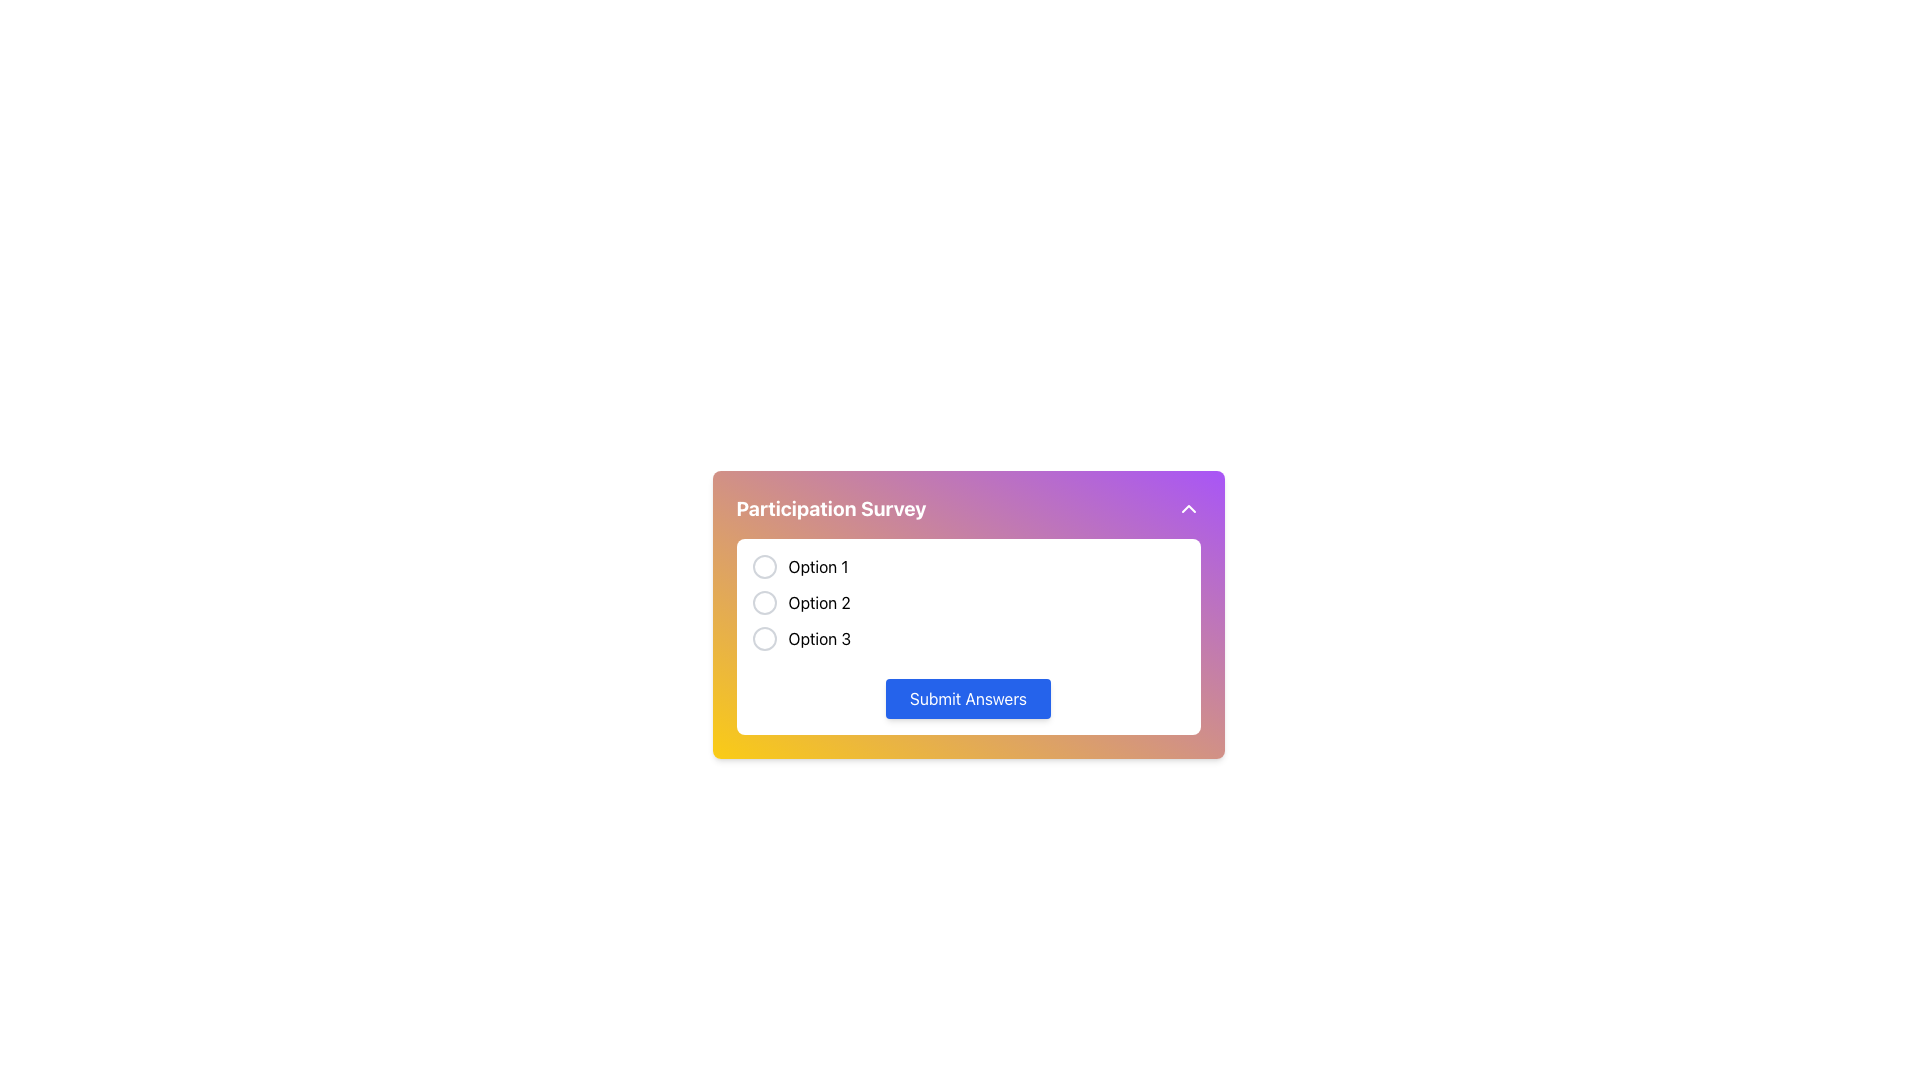 The height and width of the screenshot is (1080, 1920). Describe the element at coordinates (763, 601) in the screenshot. I see `the radio button labeled 'Option 2' in the Participation Survey` at that location.